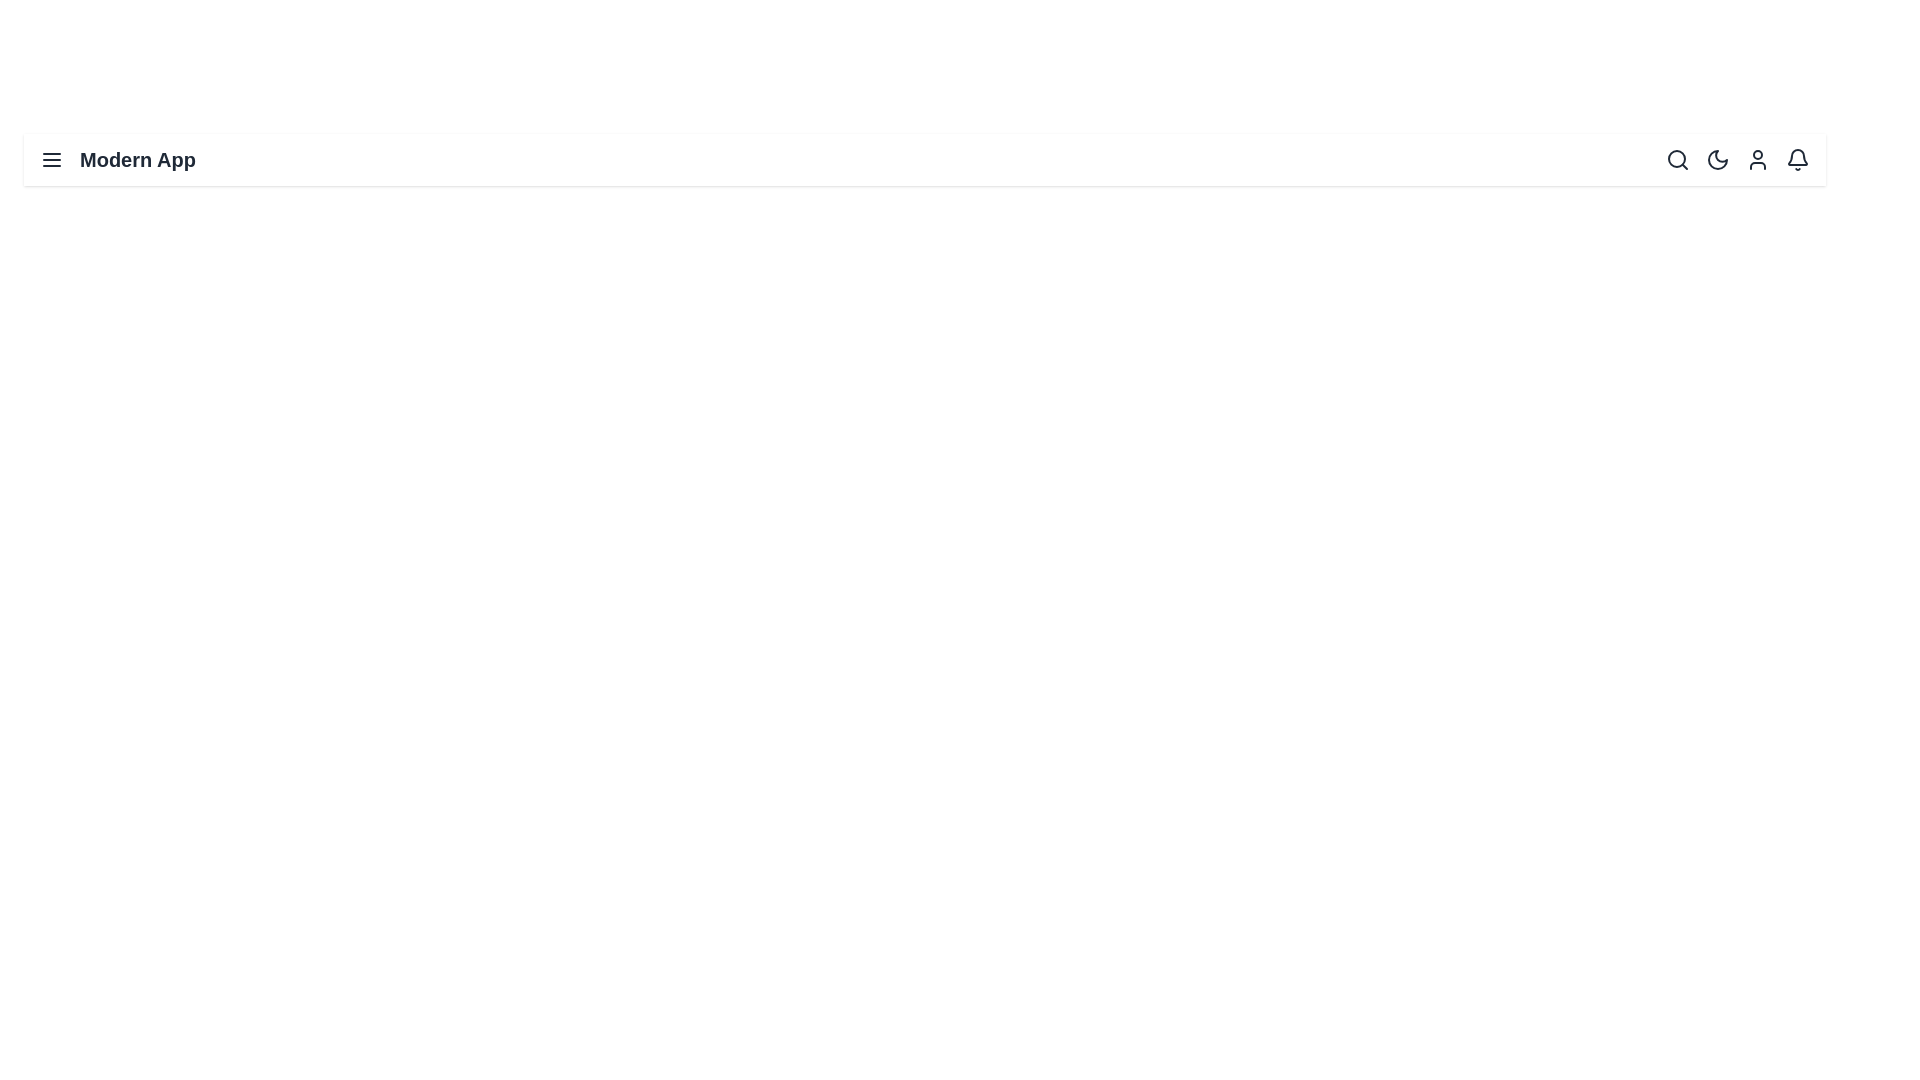 This screenshot has width=1920, height=1080. I want to click on the search icon to toggle the visibility of the search bar, so click(1678, 158).